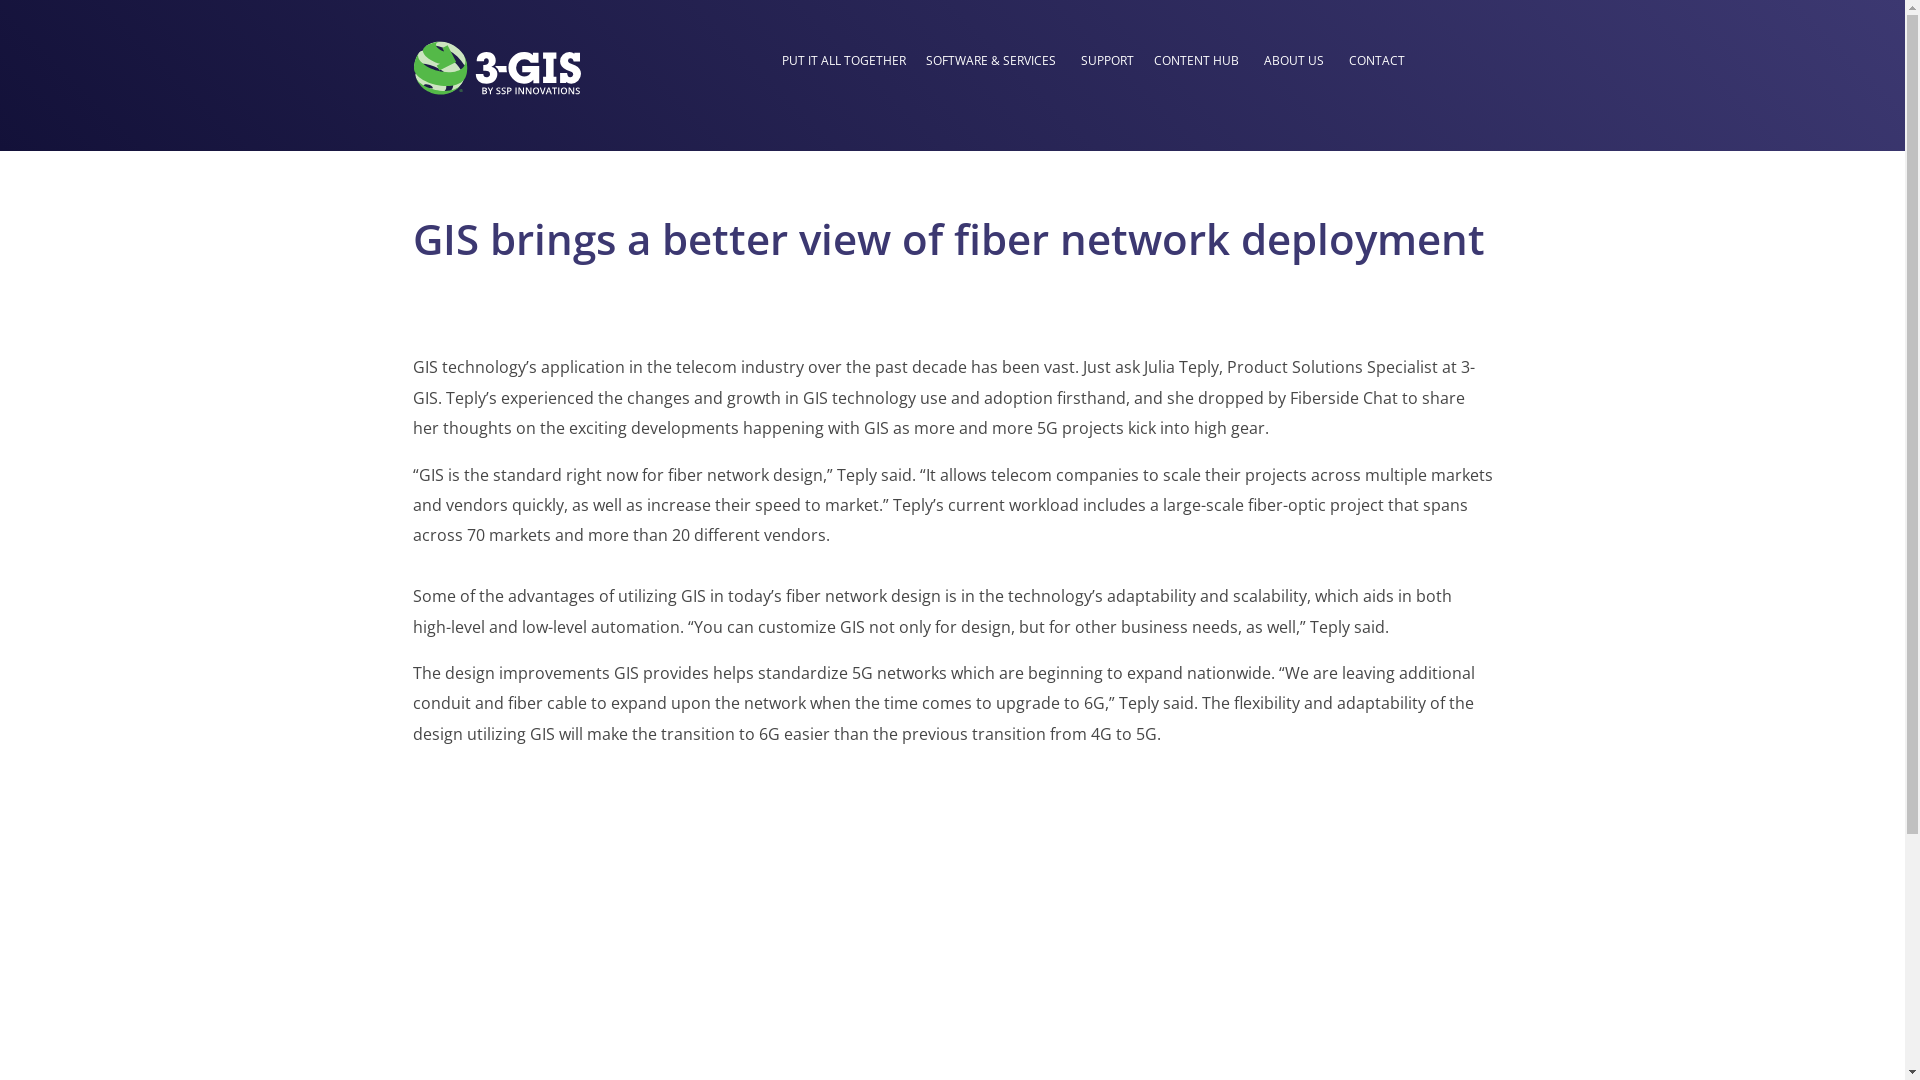 The height and width of the screenshot is (1080, 1920). What do you see at coordinates (1376, 60) in the screenshot?
I see `'CONTACT'` at bounding box center [1376, 60].